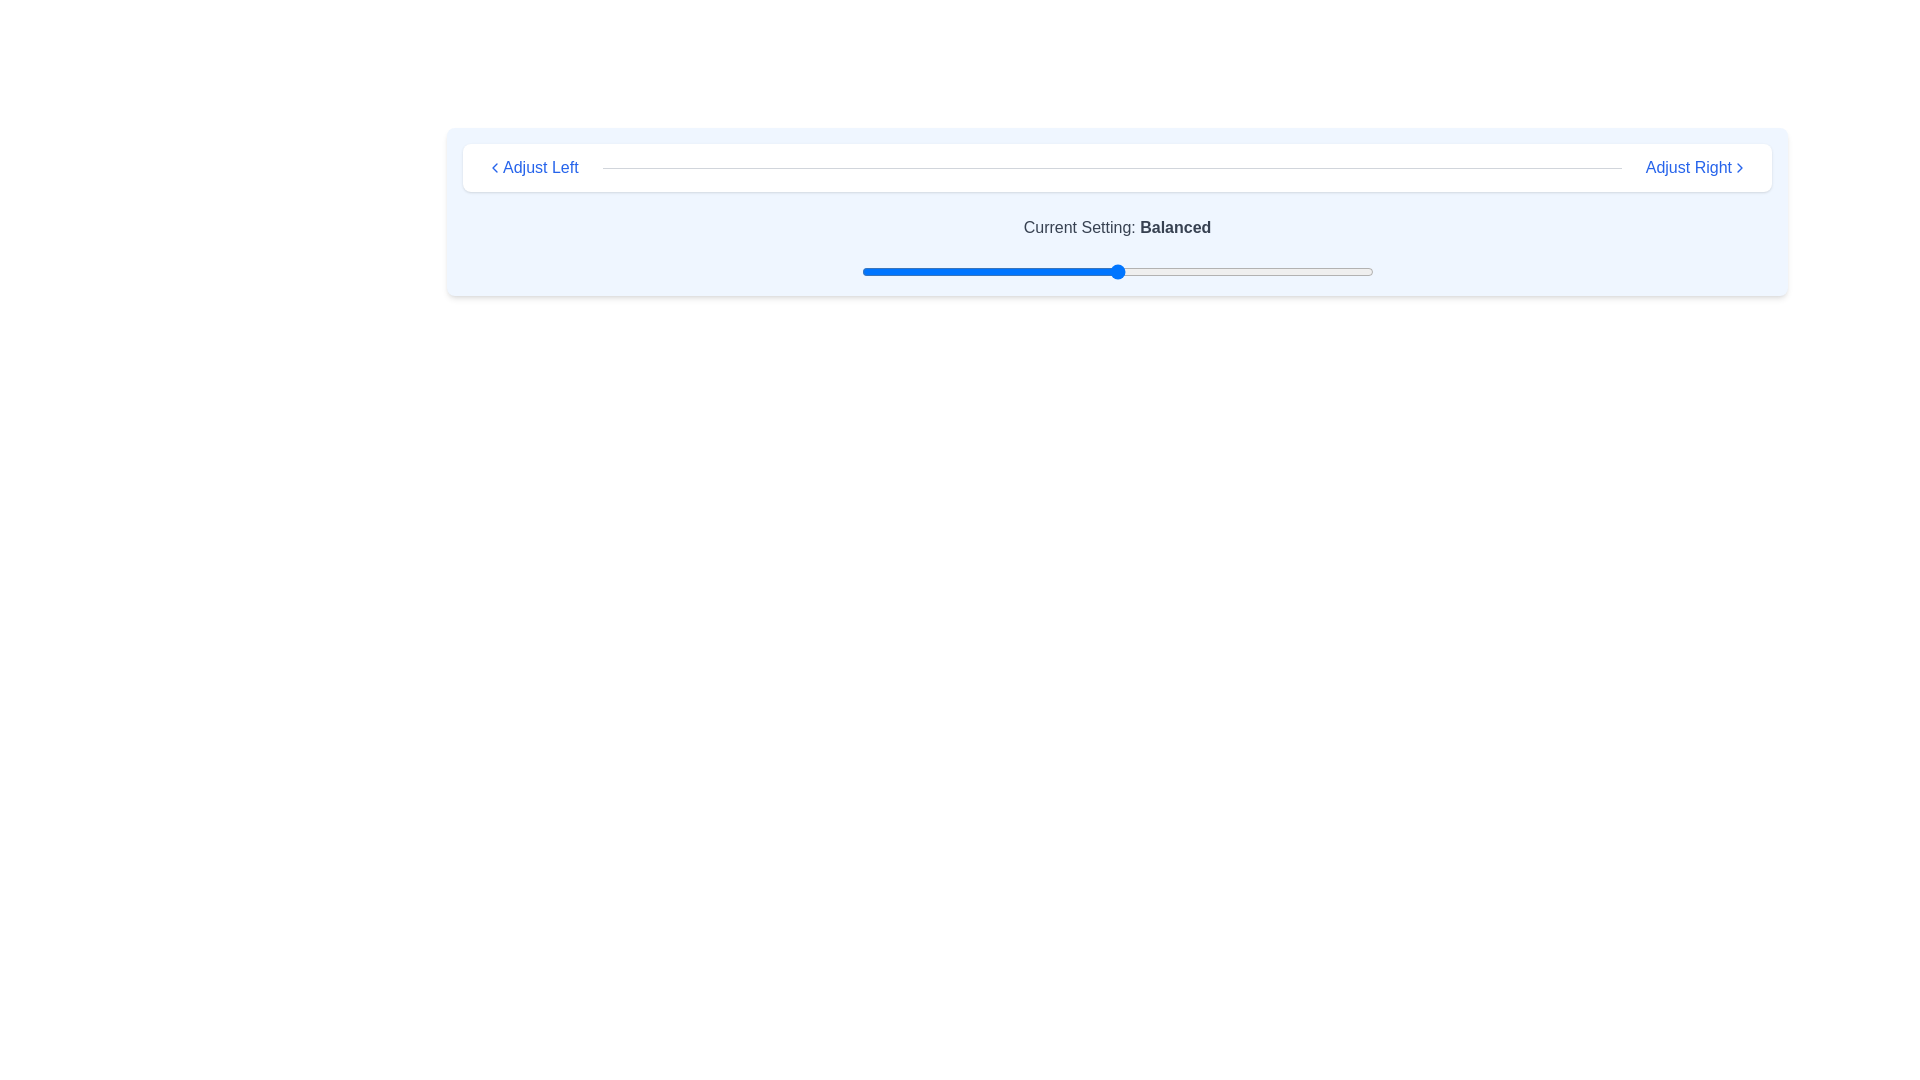 The width and height of the screenshot is (1920, 1080). What do you see at coordinates (1148, 272) in the screenshot?
I see `slider` at bounding box center [1148, 272].